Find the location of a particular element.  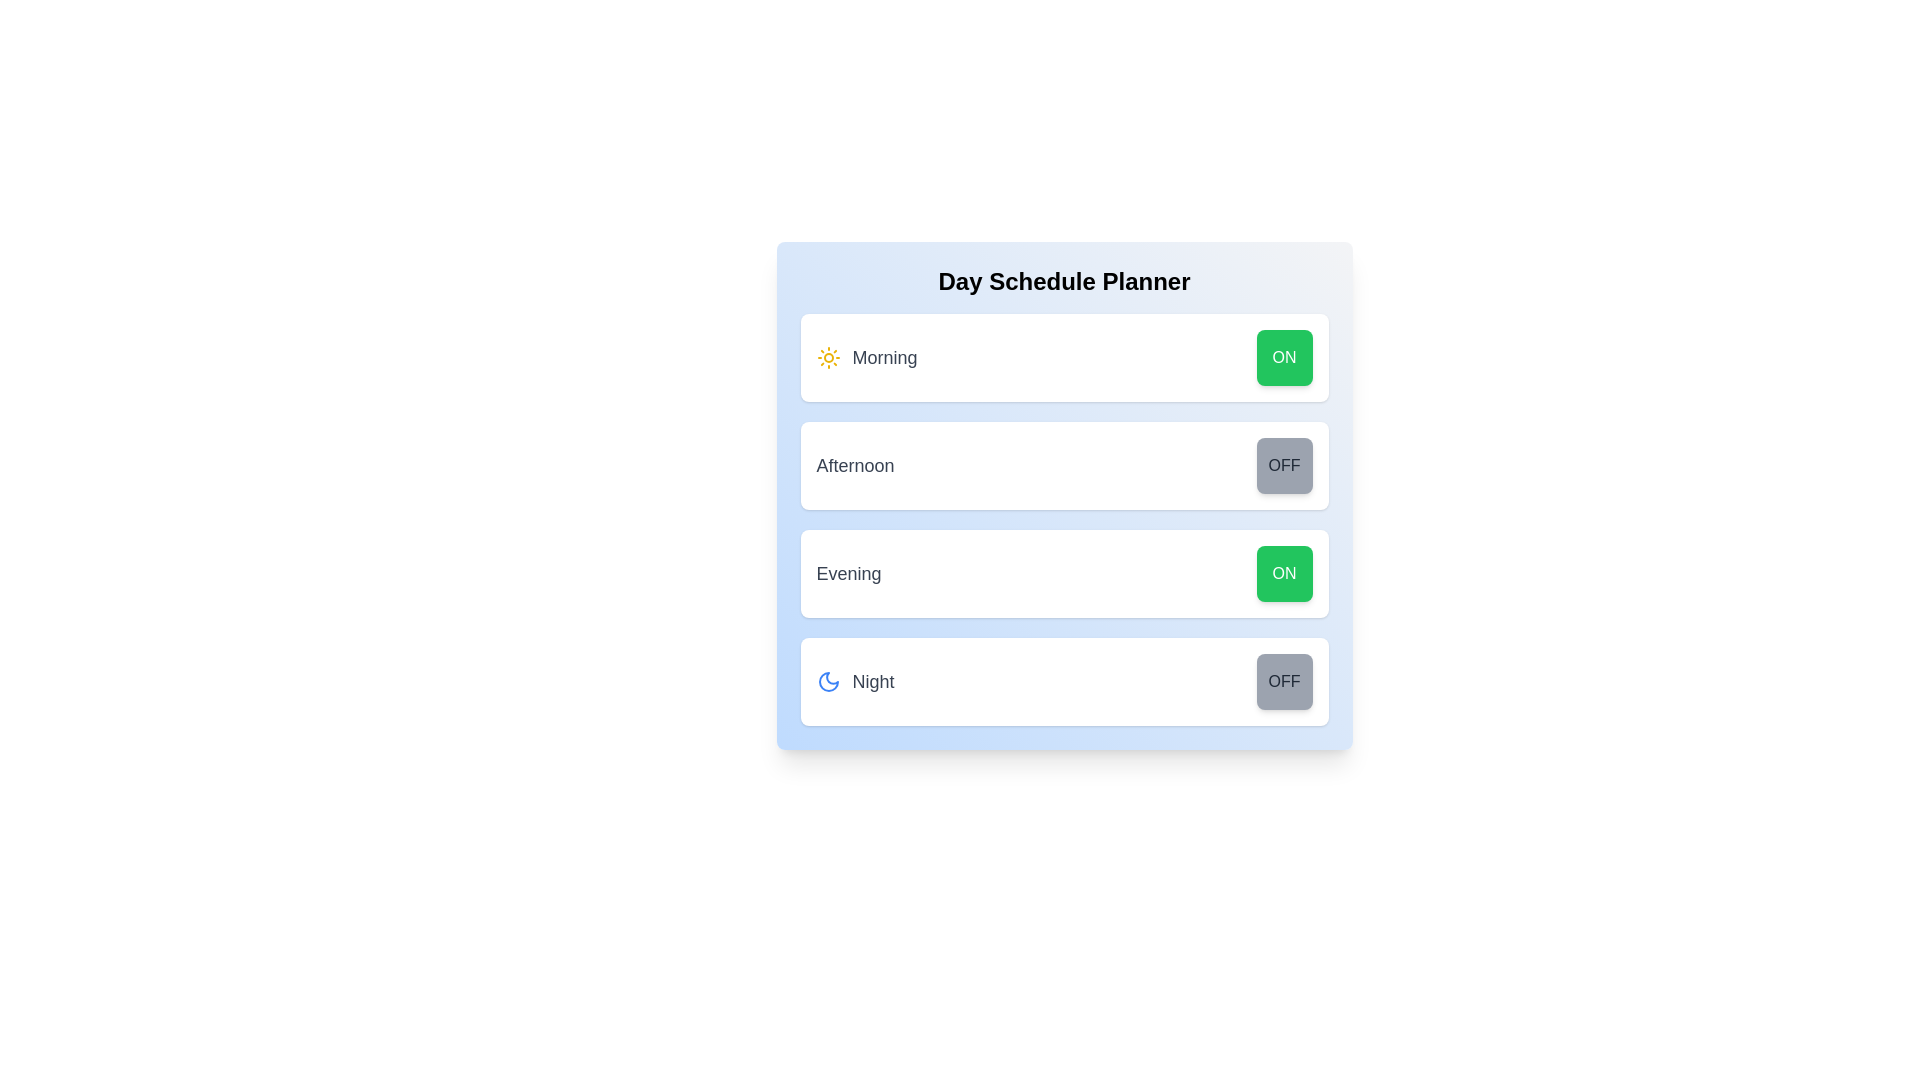

the Night row to highlight or focus it is located at coordinates (1063, 681).